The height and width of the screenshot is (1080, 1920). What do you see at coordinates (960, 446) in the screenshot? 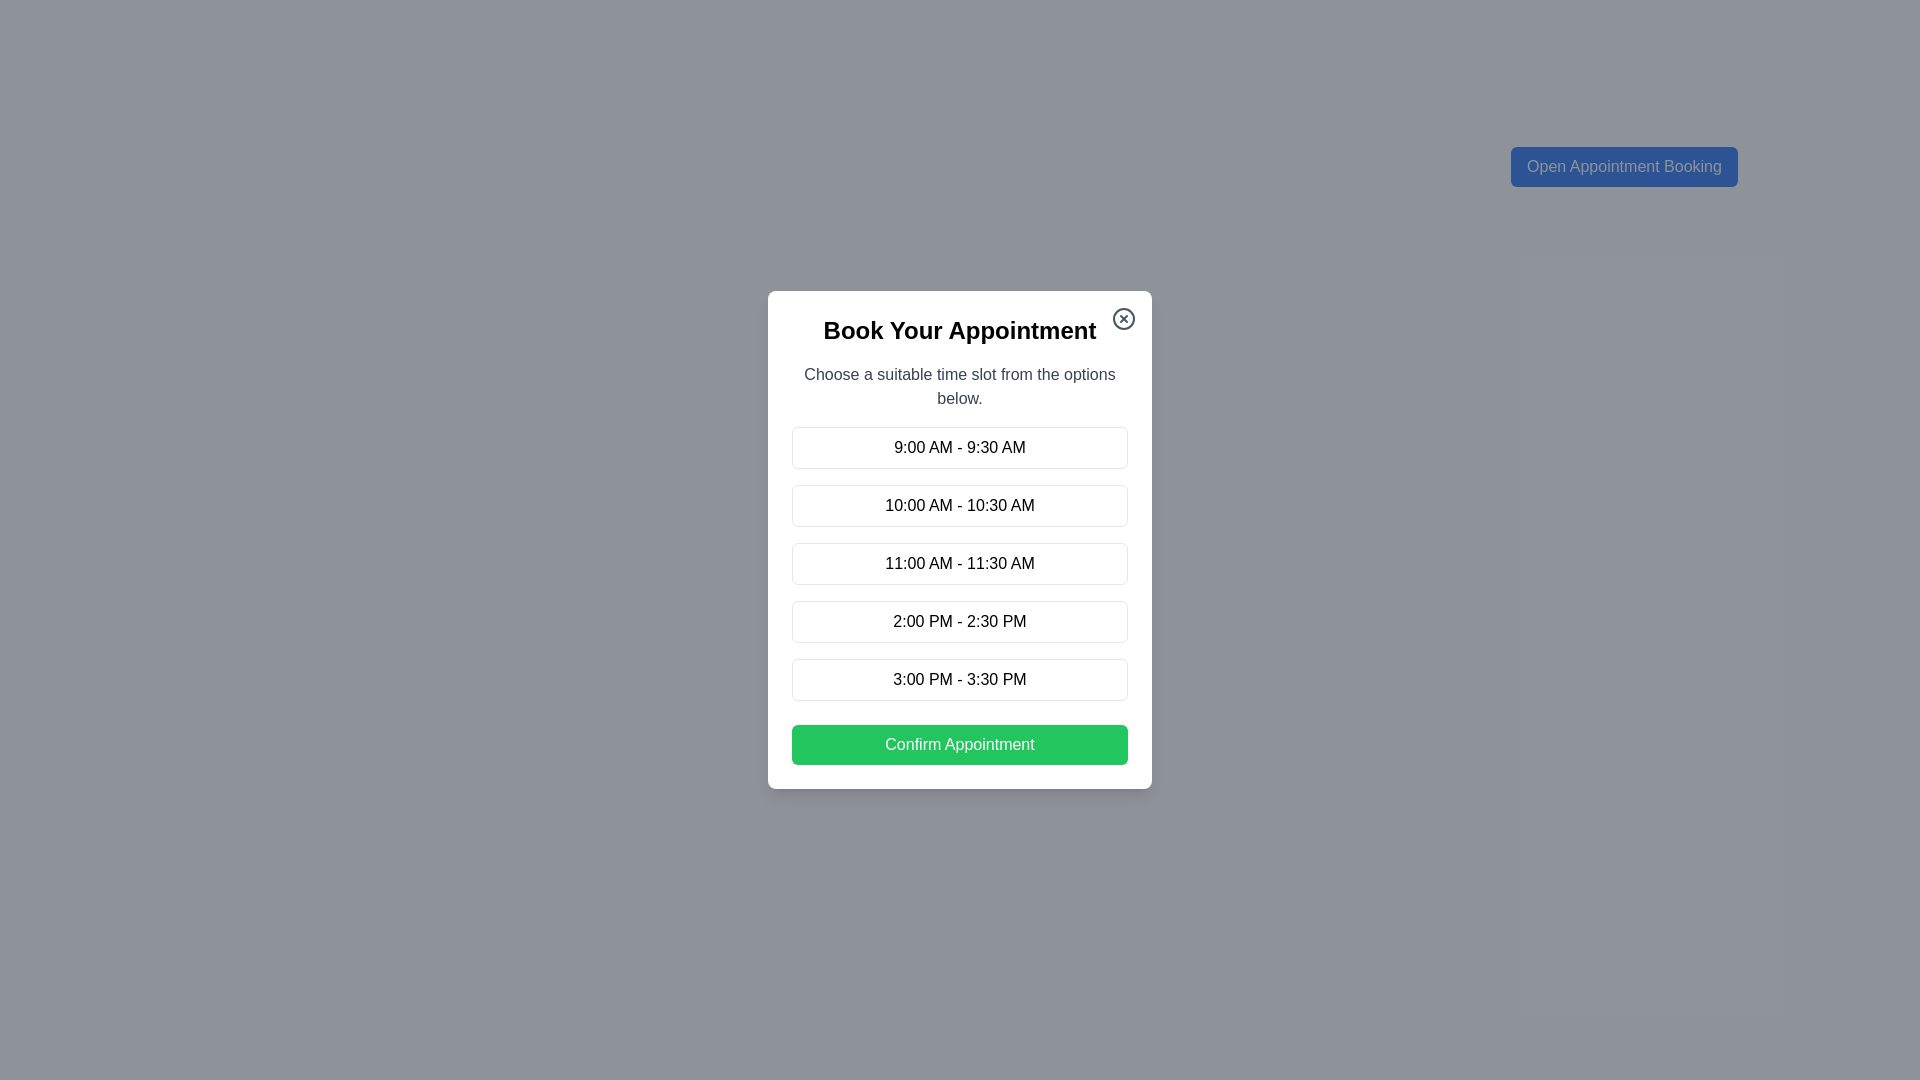
I see `the first button in the 'Book Your Appointment' modal` at bounding box center [960, 446].